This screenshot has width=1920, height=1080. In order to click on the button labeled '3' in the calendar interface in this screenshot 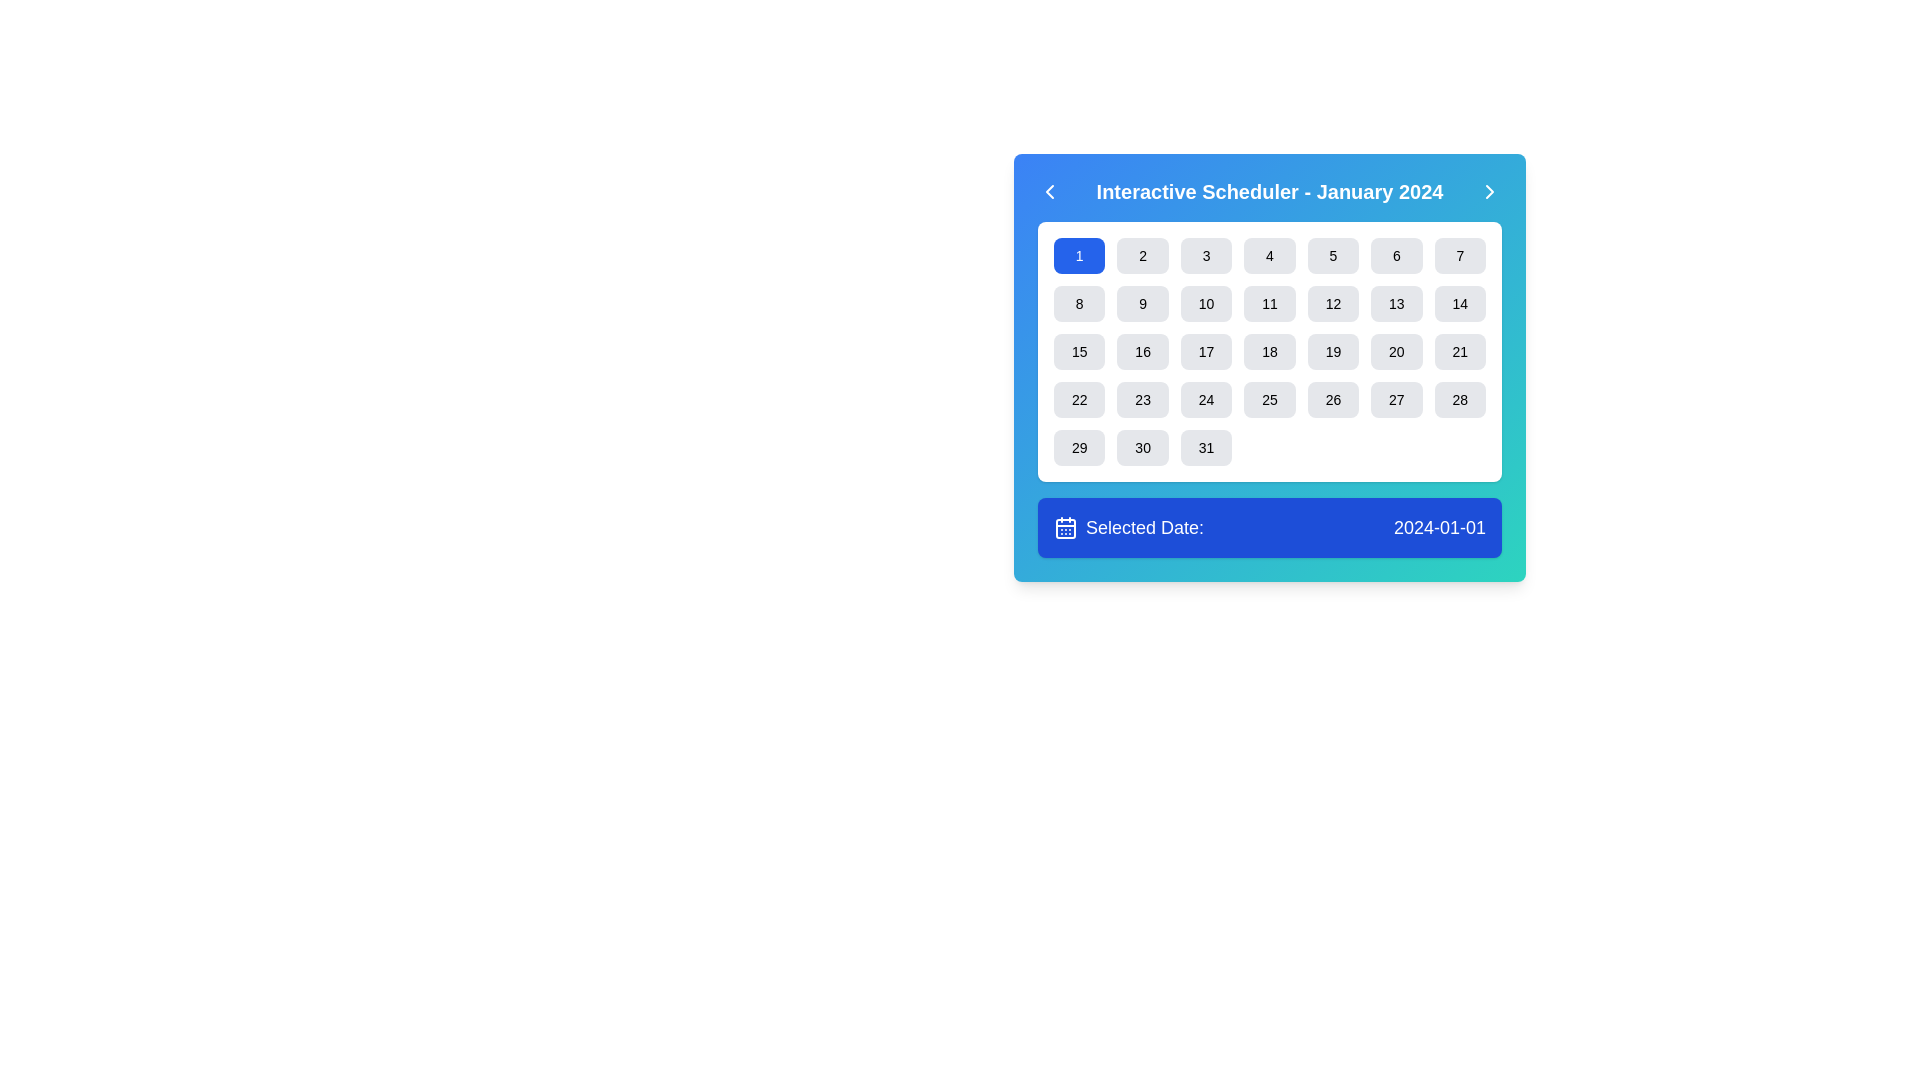, I will do `click(1205, 254)`.